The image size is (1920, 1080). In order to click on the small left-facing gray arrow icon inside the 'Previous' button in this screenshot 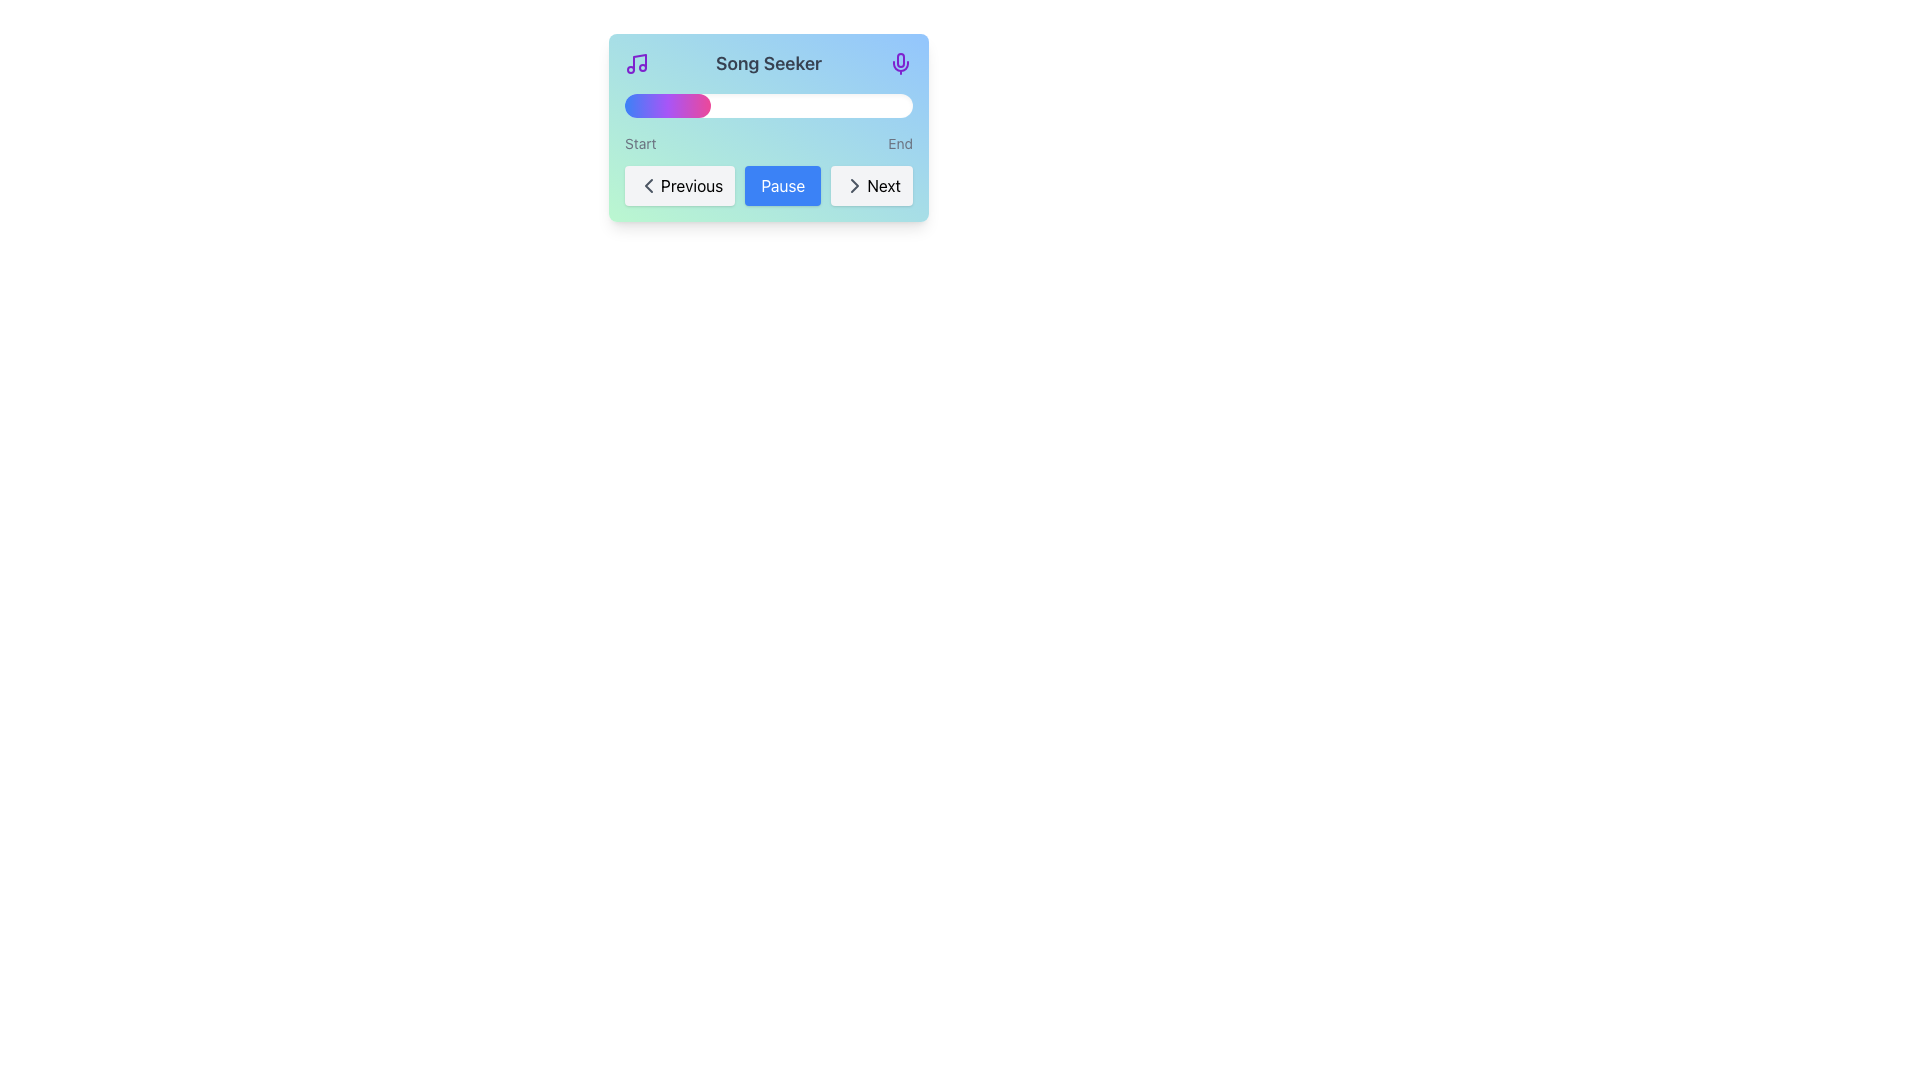, I will do `click(648, 185)`.